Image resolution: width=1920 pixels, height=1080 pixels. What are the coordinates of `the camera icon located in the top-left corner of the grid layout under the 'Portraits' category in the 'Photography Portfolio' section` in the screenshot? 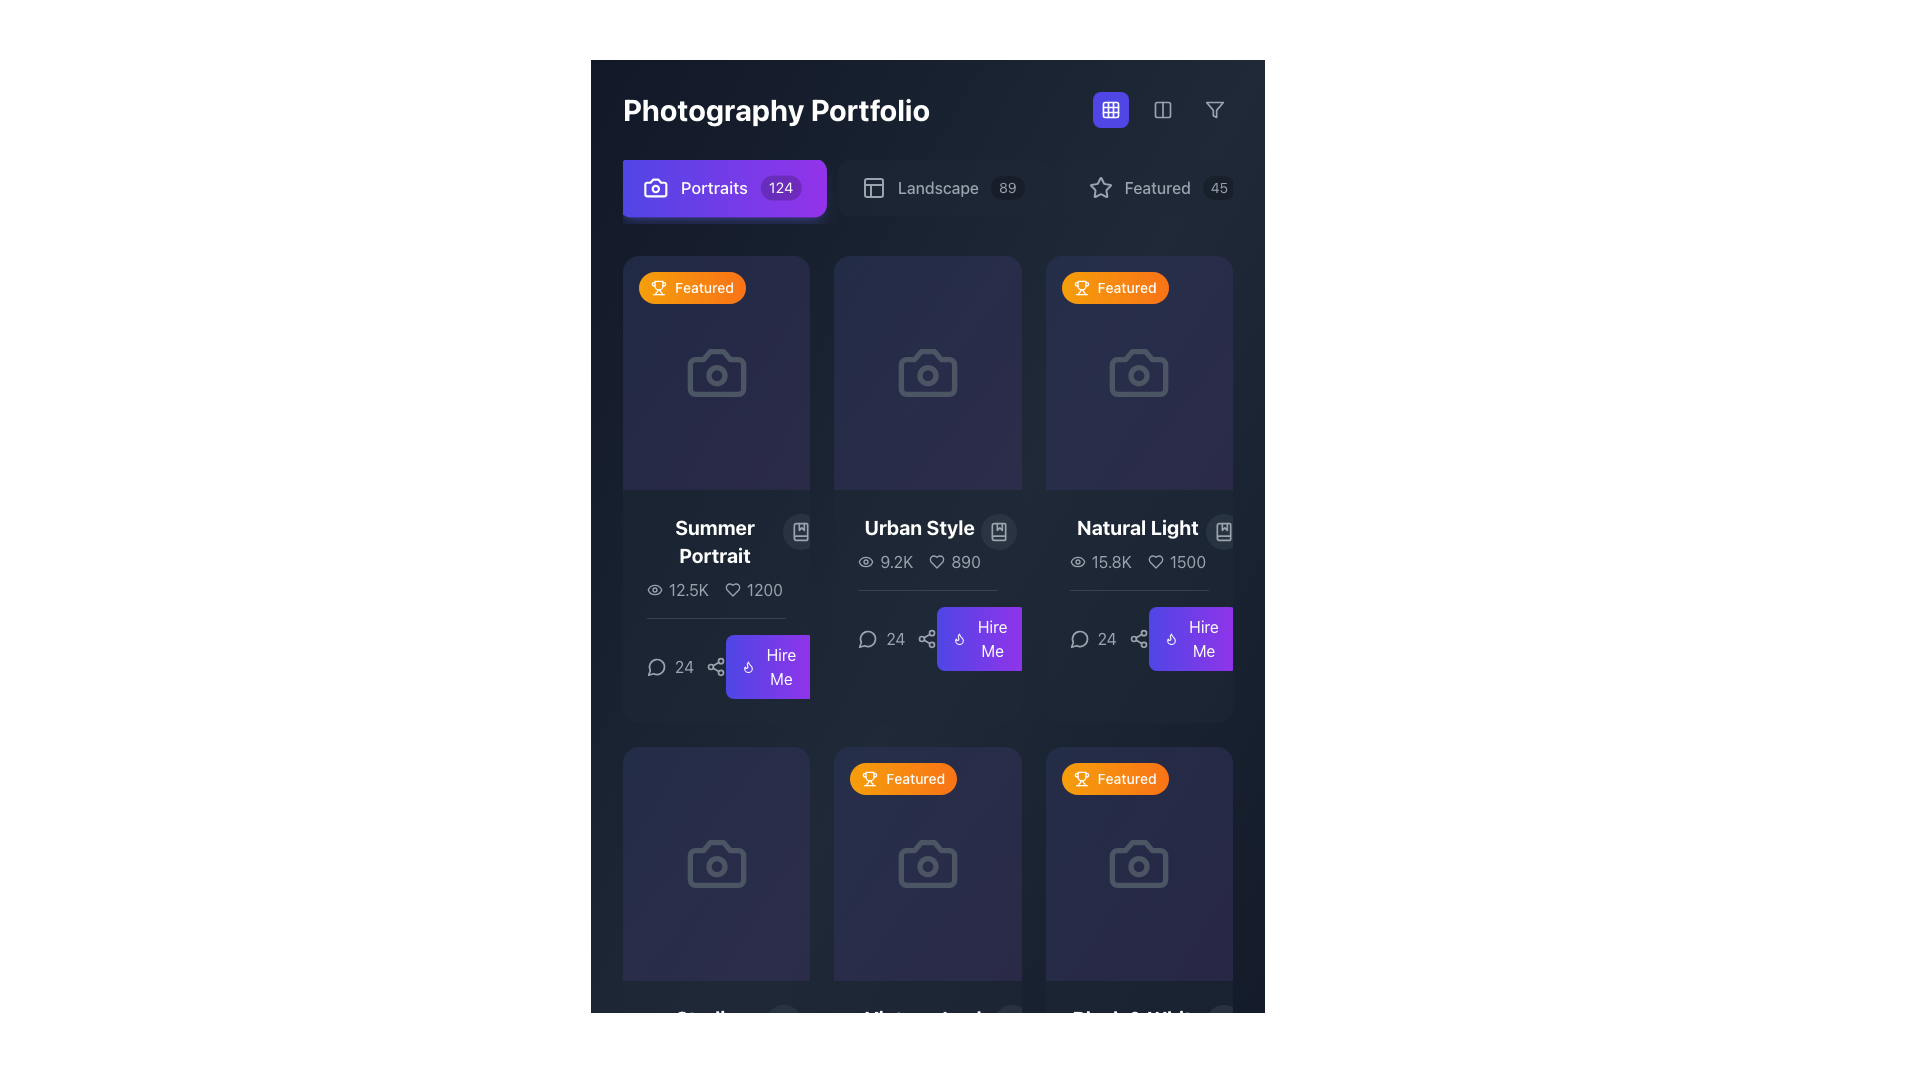 It's located at (716, 373).